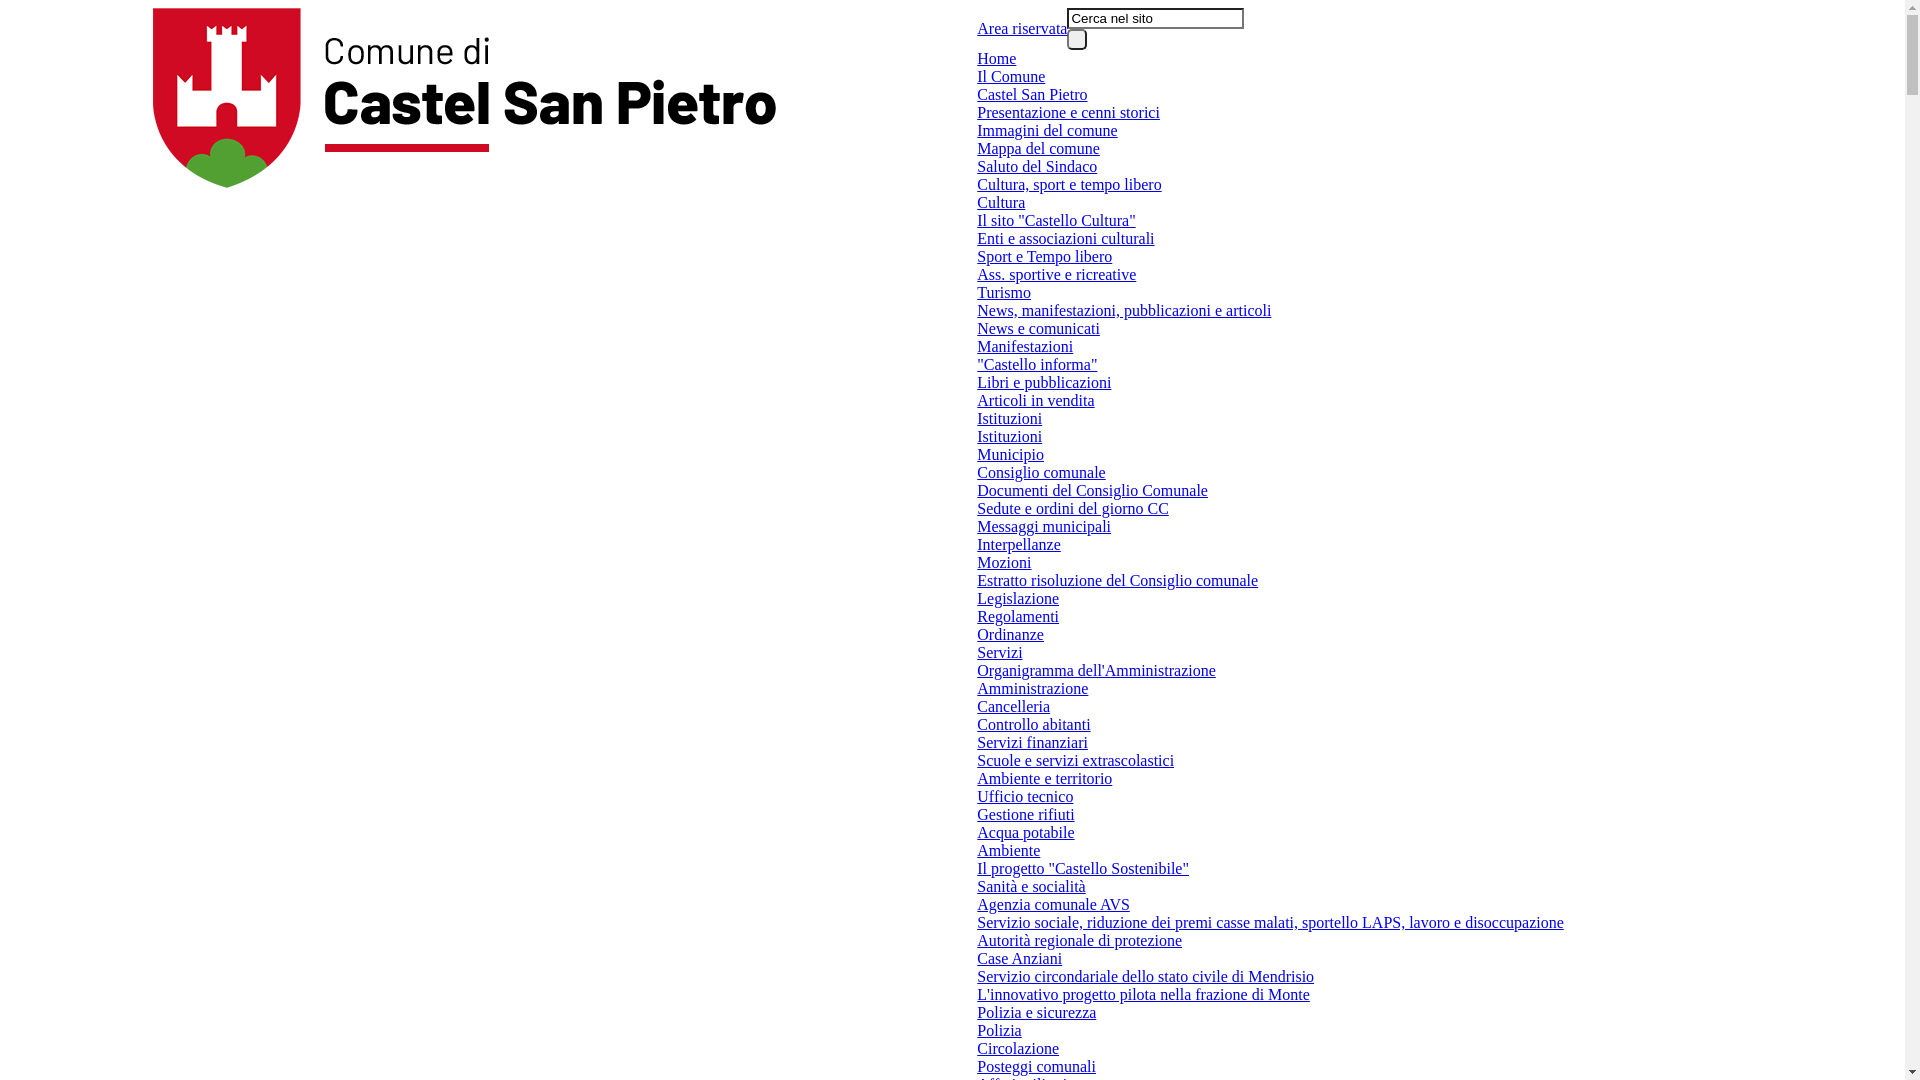  What do you see at coordinates (1036, 365) in the screenshot?
I see `'"Castello informa"'` at bounding box center [1036, 365].